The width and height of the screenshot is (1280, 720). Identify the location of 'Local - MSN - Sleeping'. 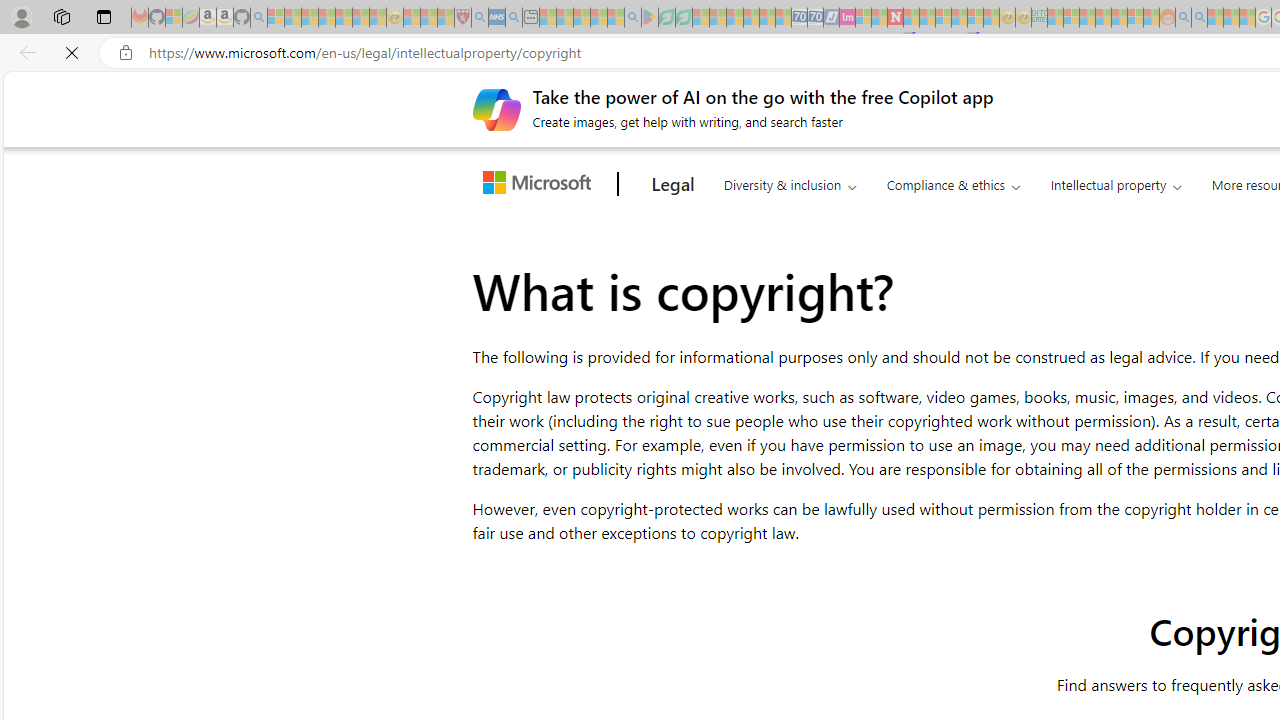
(445, 17).